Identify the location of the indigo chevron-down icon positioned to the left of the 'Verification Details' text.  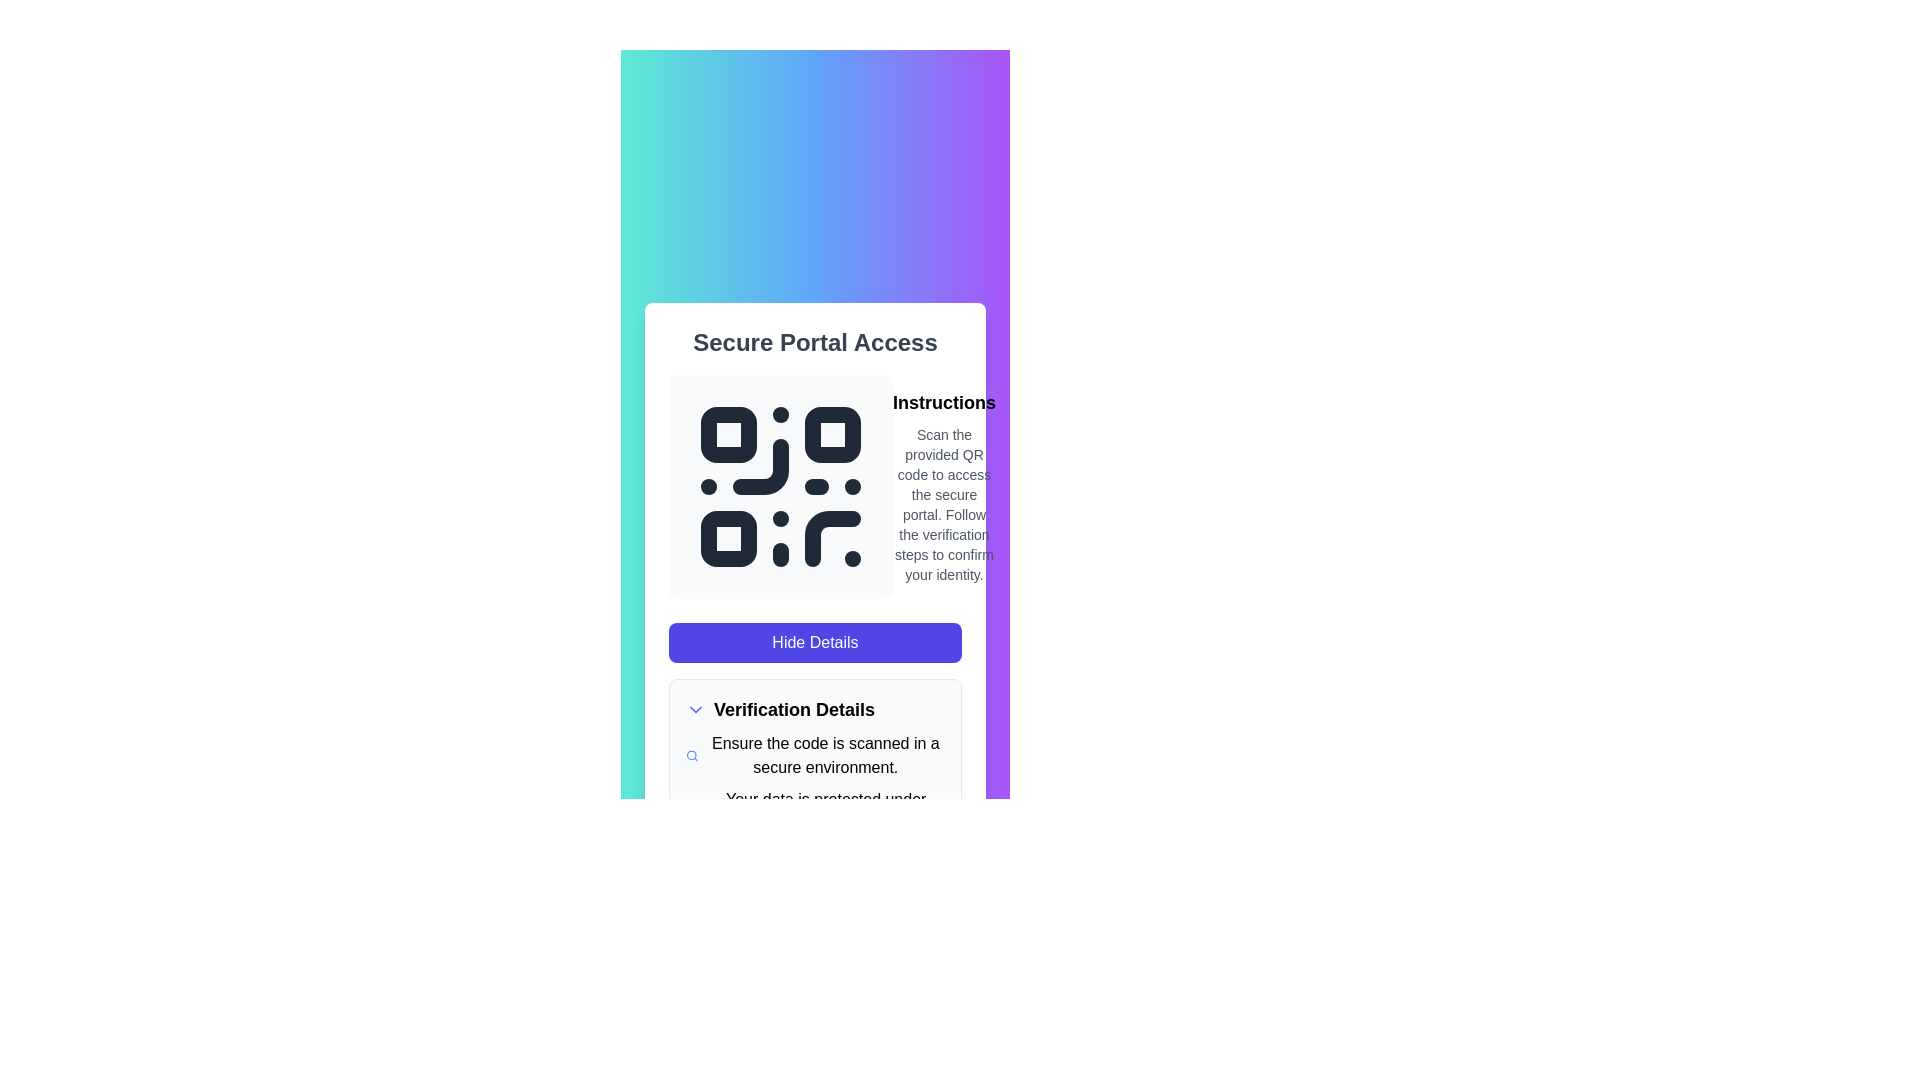
(696, 708).